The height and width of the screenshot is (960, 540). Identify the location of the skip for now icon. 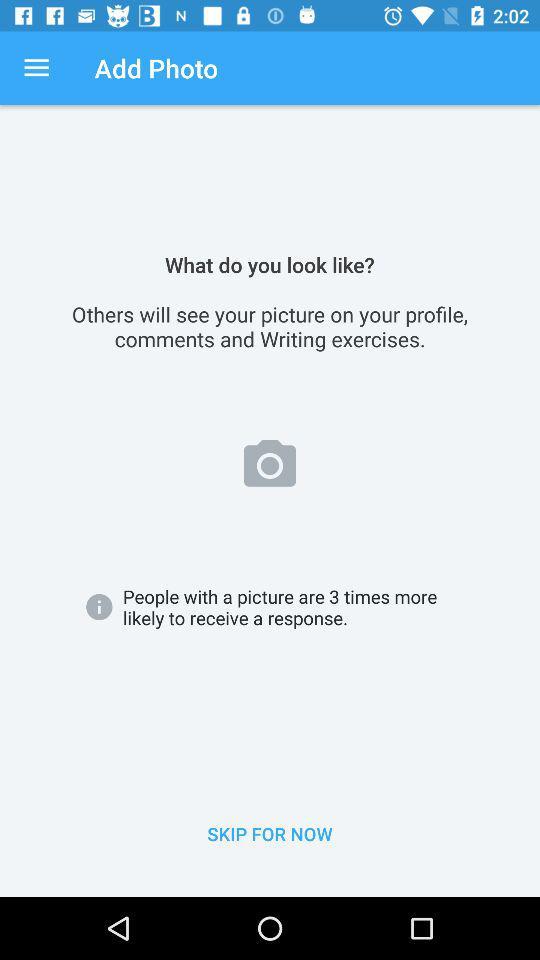
(270, 834).